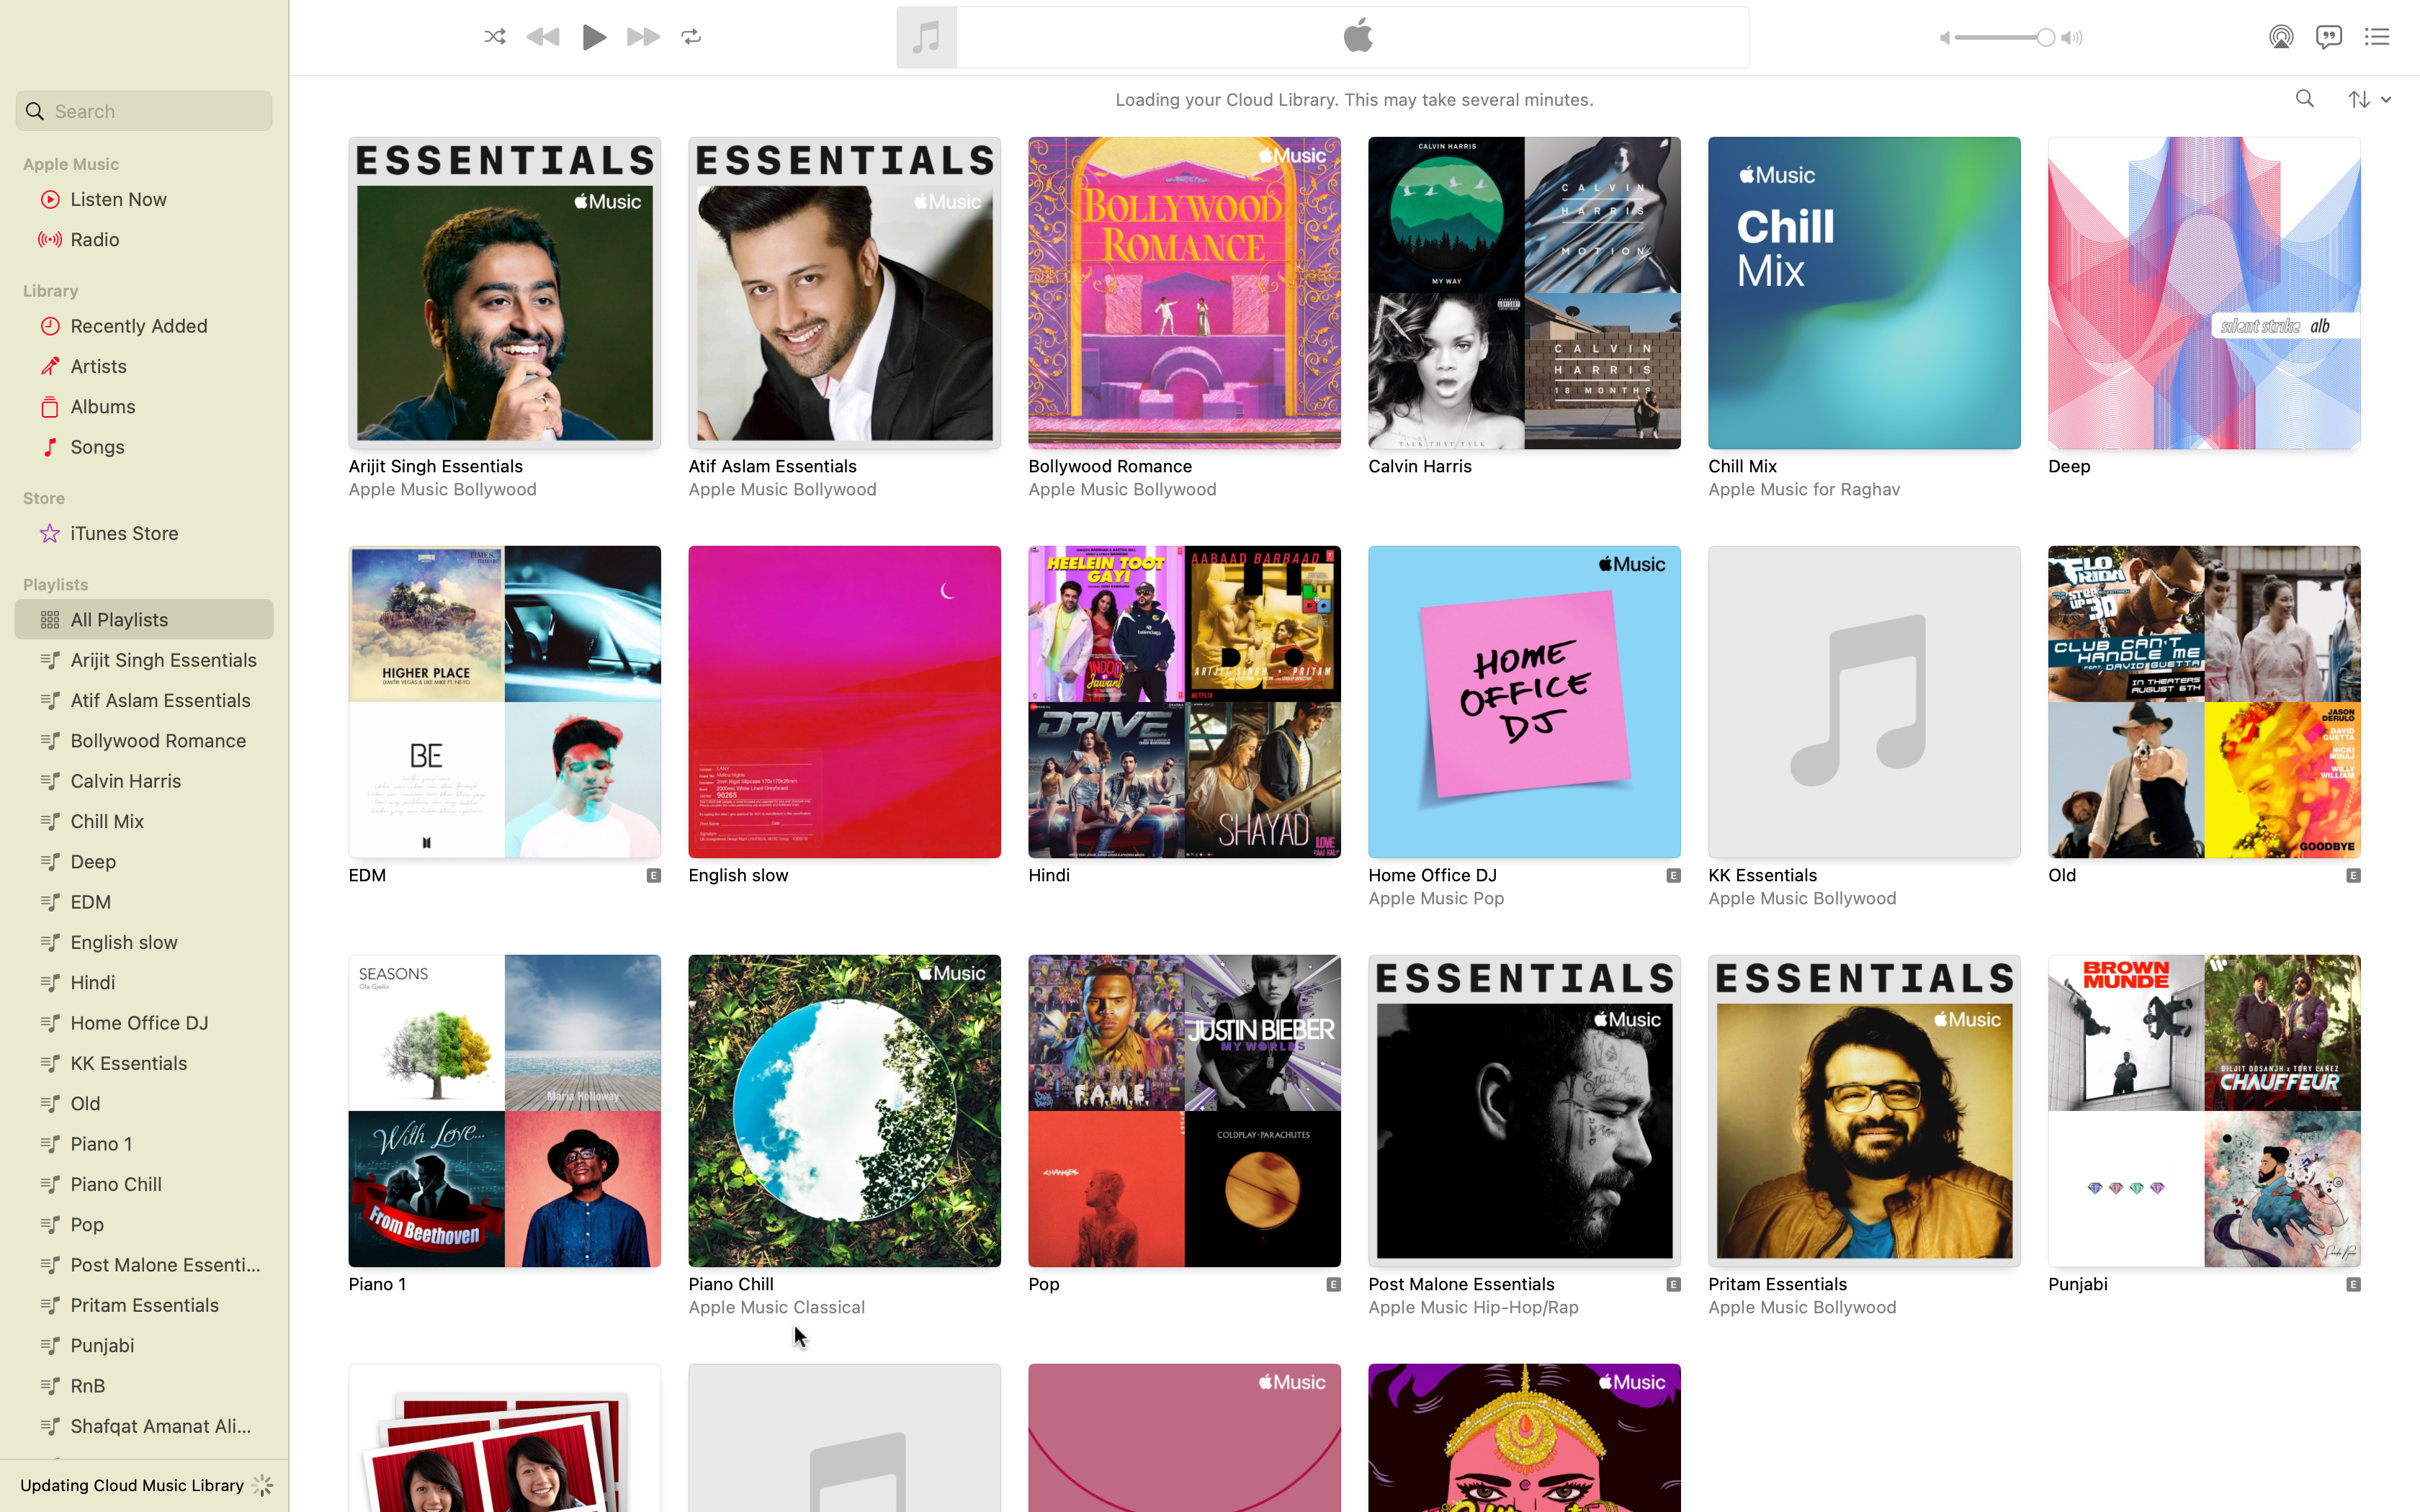 The width and height of the screenshot is (2420, 1512). I want to click on the Atif playlist and select it, so click(842, 320).